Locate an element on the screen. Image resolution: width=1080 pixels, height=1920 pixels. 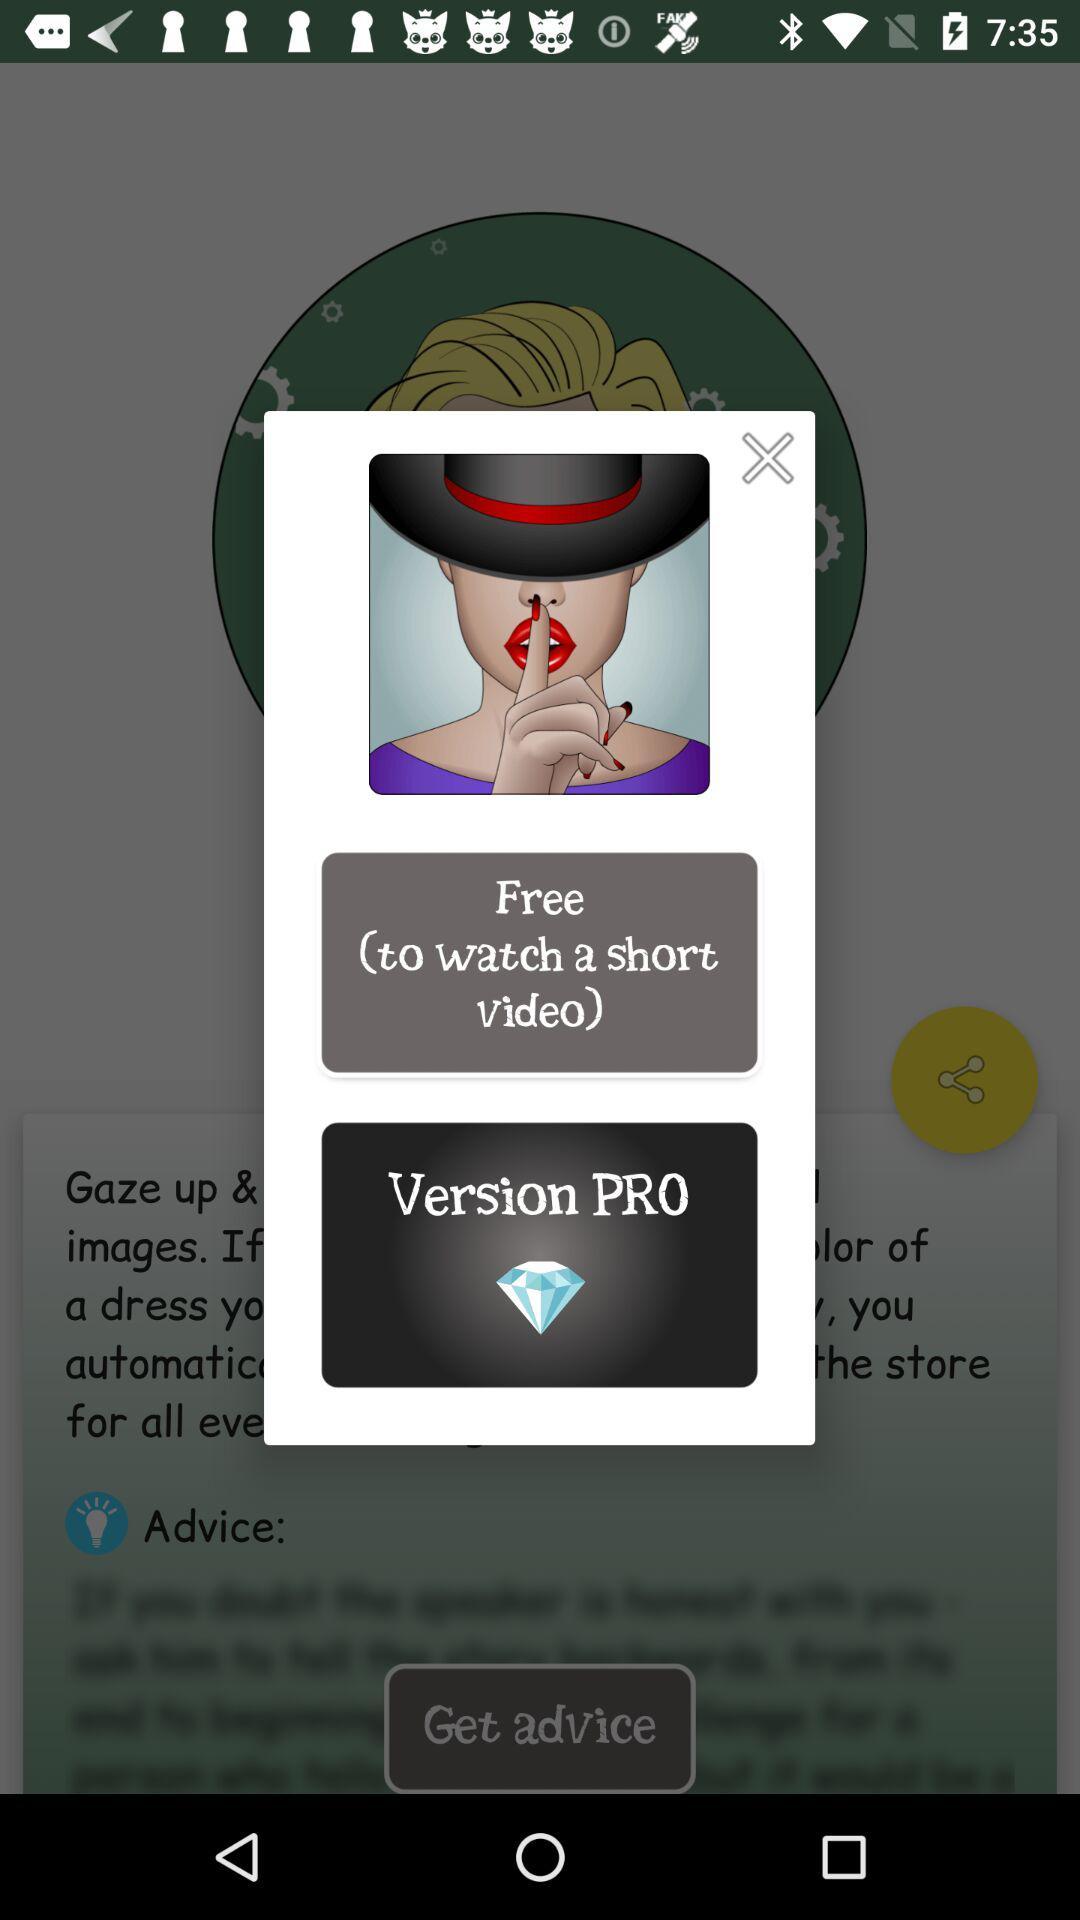
watch a short video to continue for free or go pro is located at coordinates (766, 457).